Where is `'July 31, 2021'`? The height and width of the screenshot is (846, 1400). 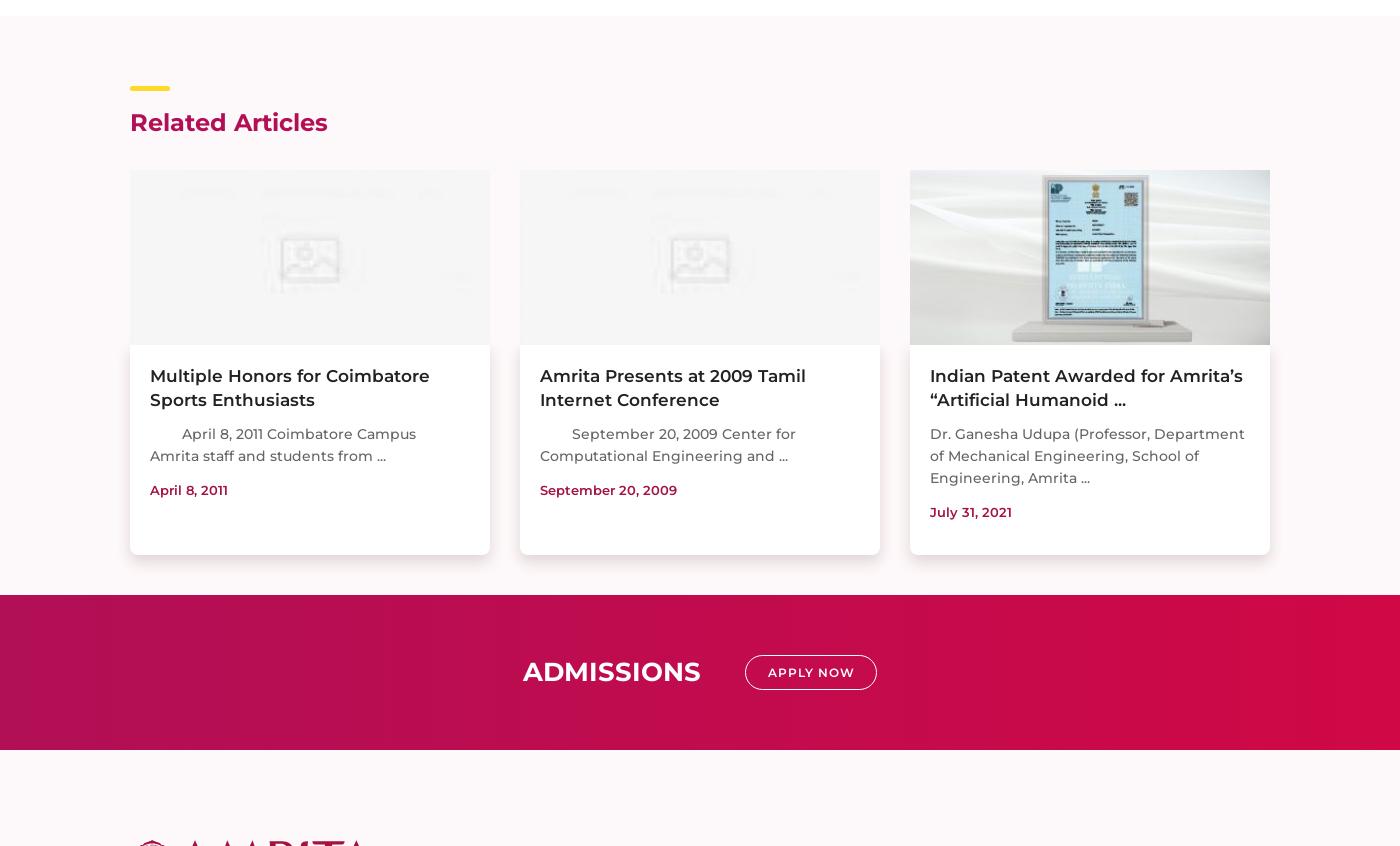 'July 31, 2021' is located at coordinates (971, 510).